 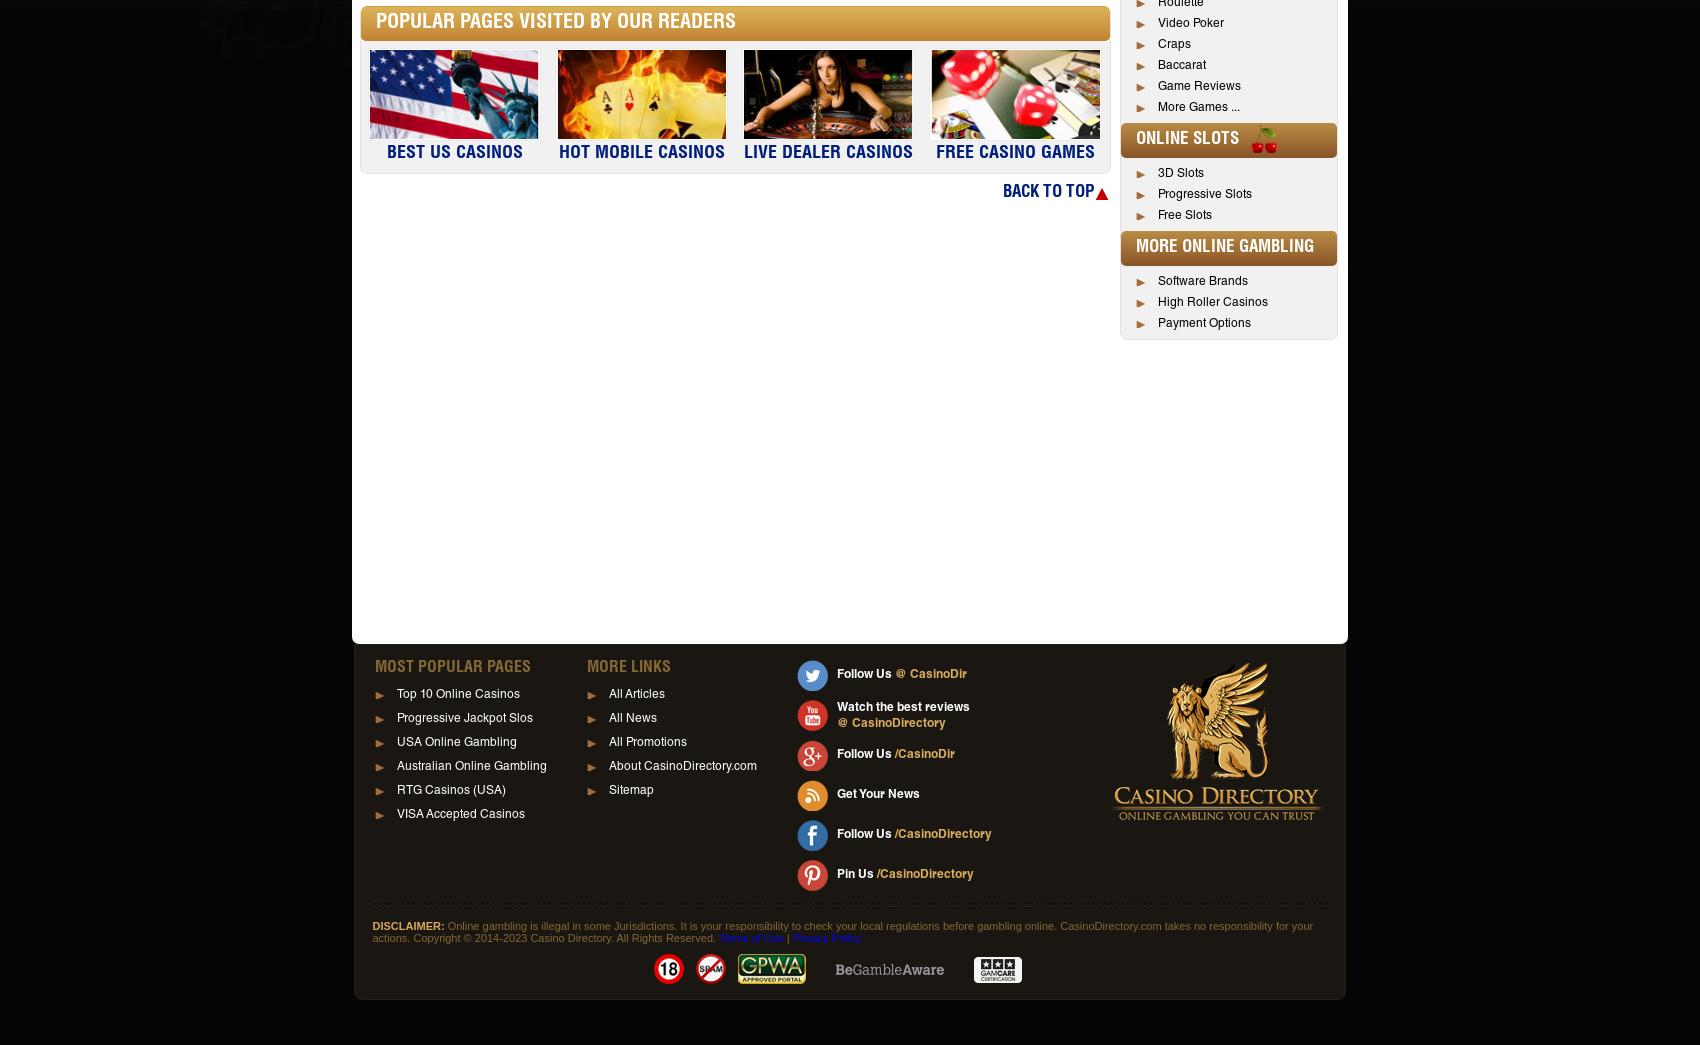 I want to click on 'BACK TO TOP', so click(x=1047, y=192).